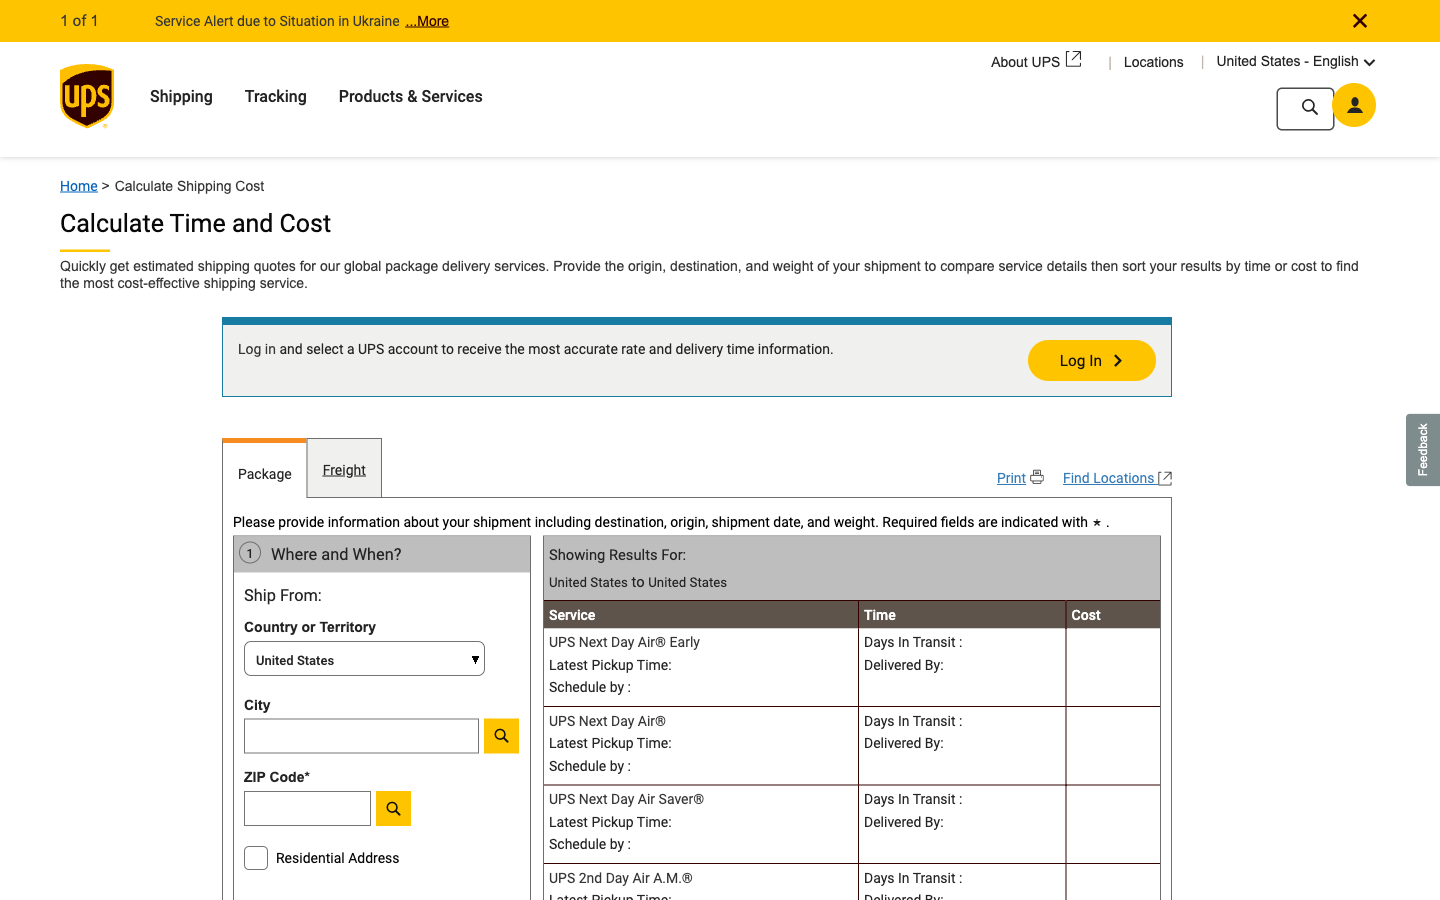 The height and width of the screenshot is (900, 1440). I want to click on Extract the data present in the "City" field, so click(363, 734).